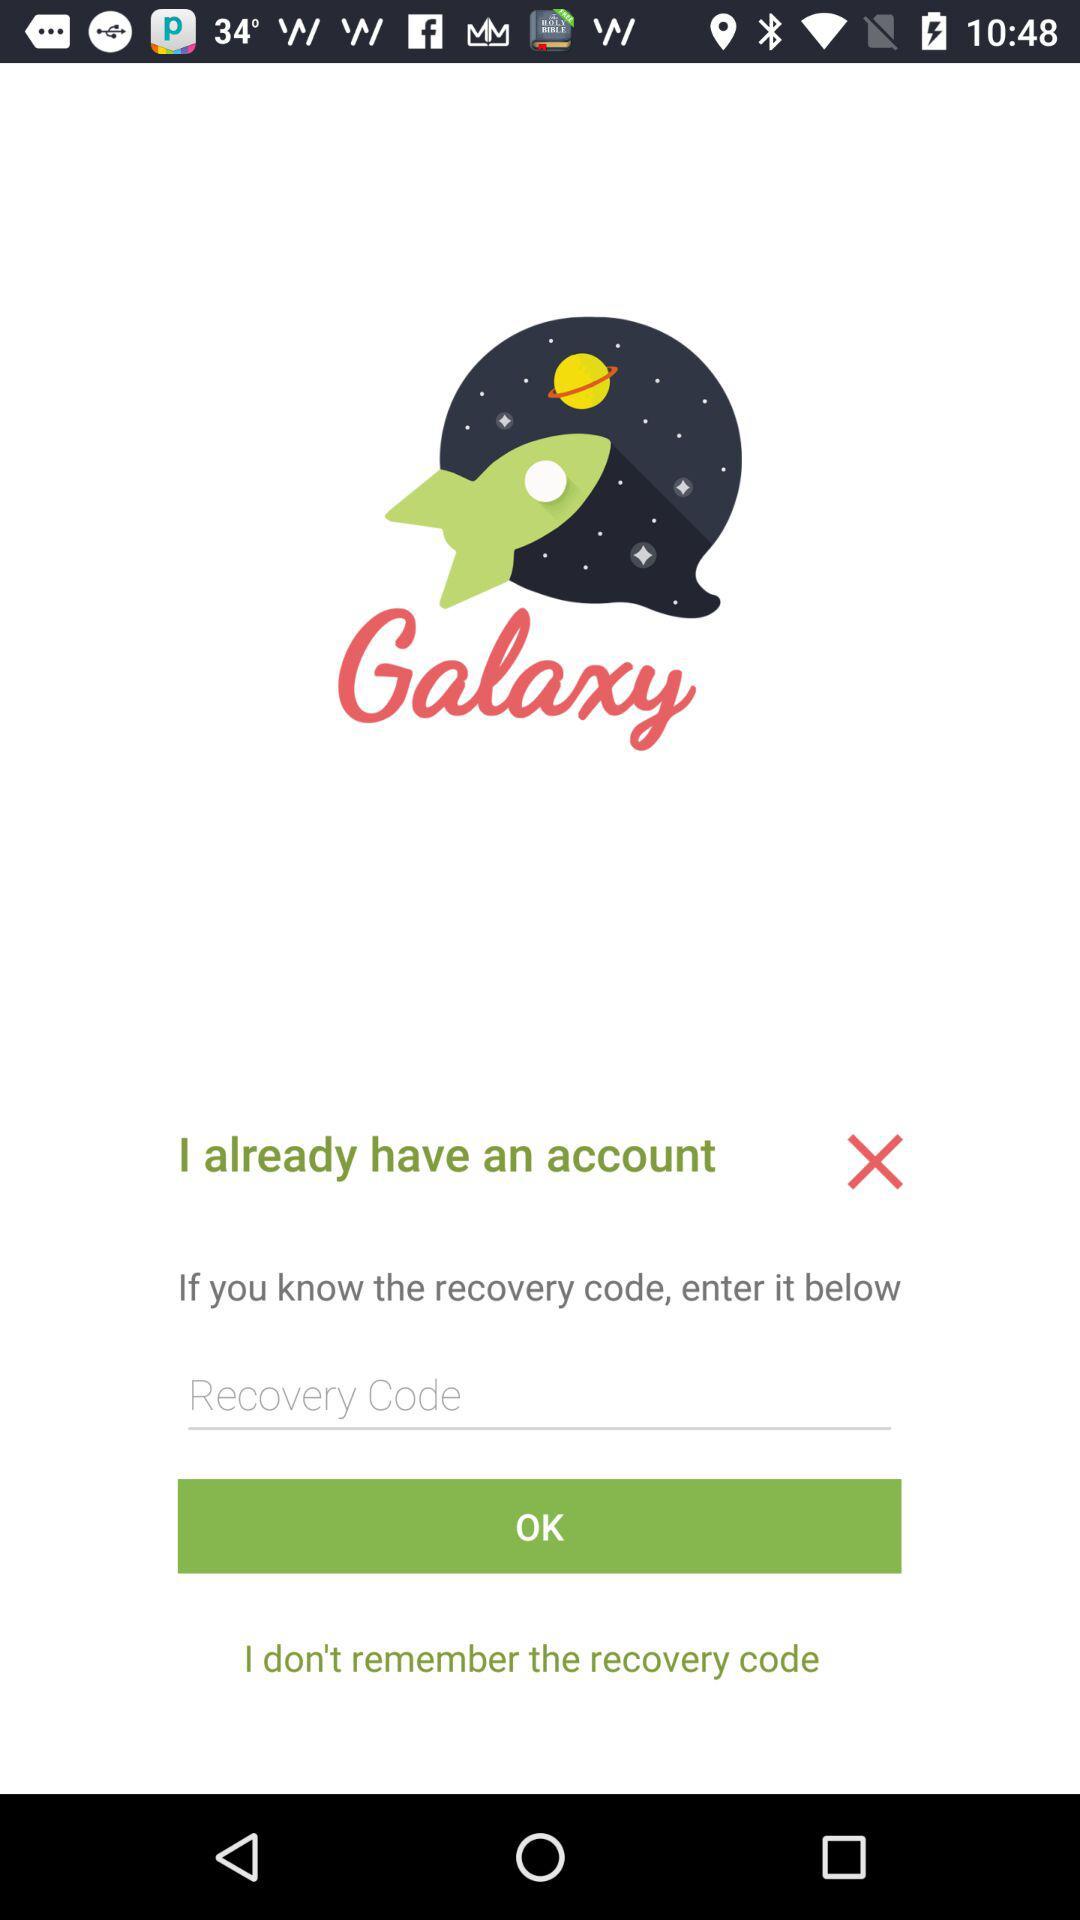  I want to click on item below ok icon, so click(530, 1657).